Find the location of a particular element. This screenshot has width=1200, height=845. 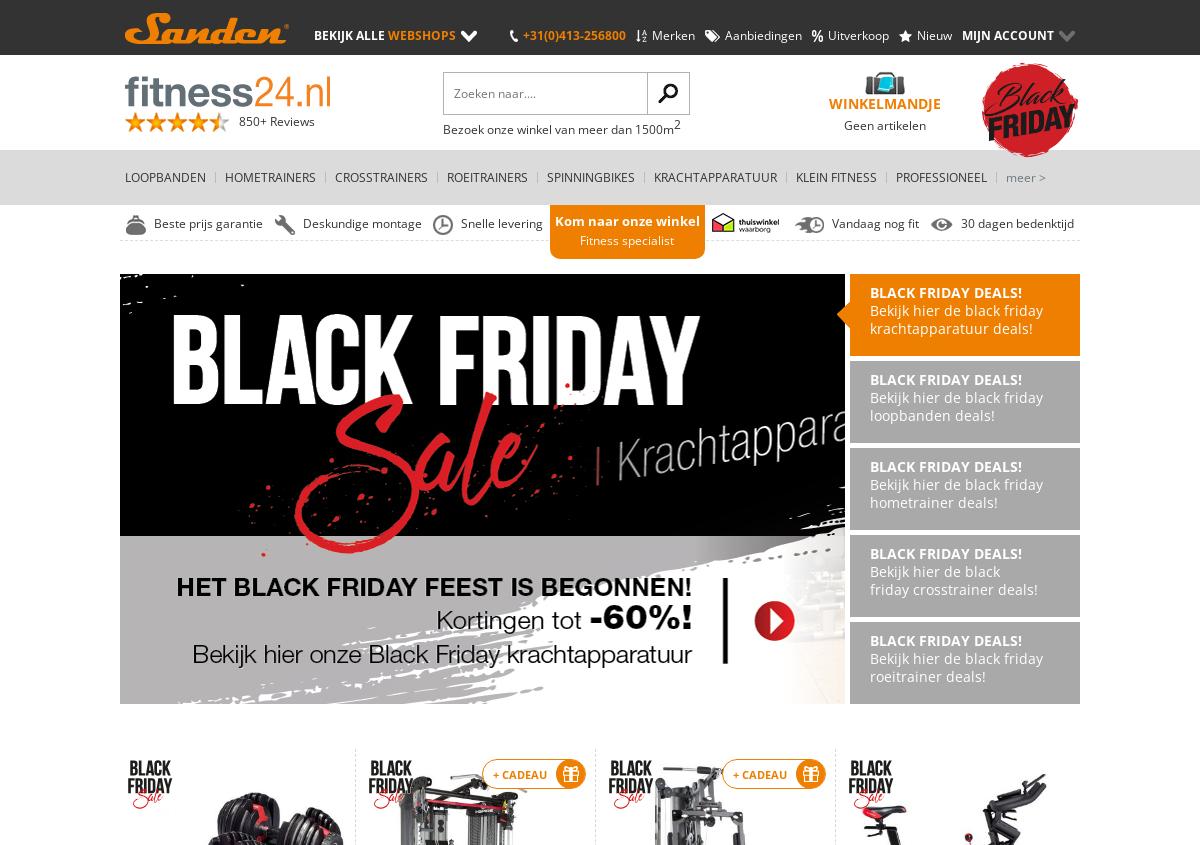

'Beste prijs garantie' is located at coordinates (206, 222).